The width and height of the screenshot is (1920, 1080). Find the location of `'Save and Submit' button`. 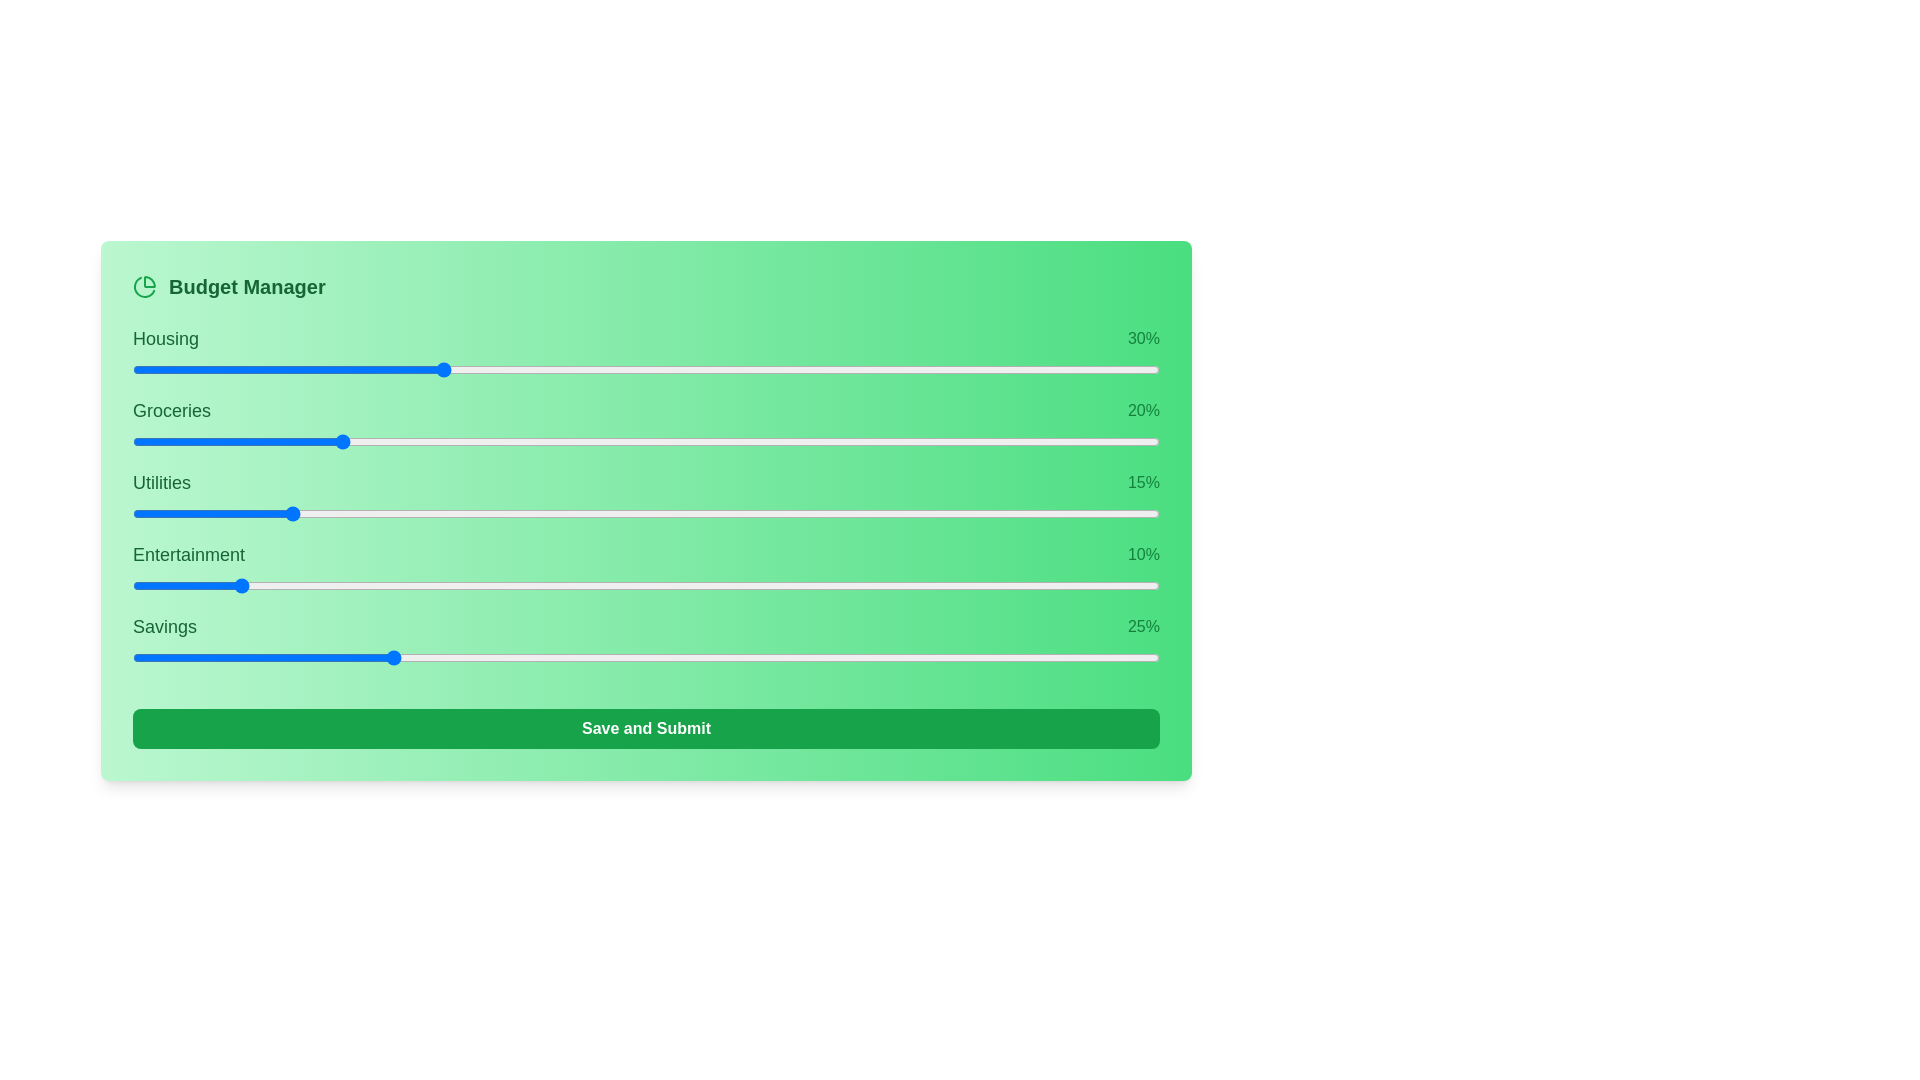

'Save and Submit' button is located at coordinates (646, 729).